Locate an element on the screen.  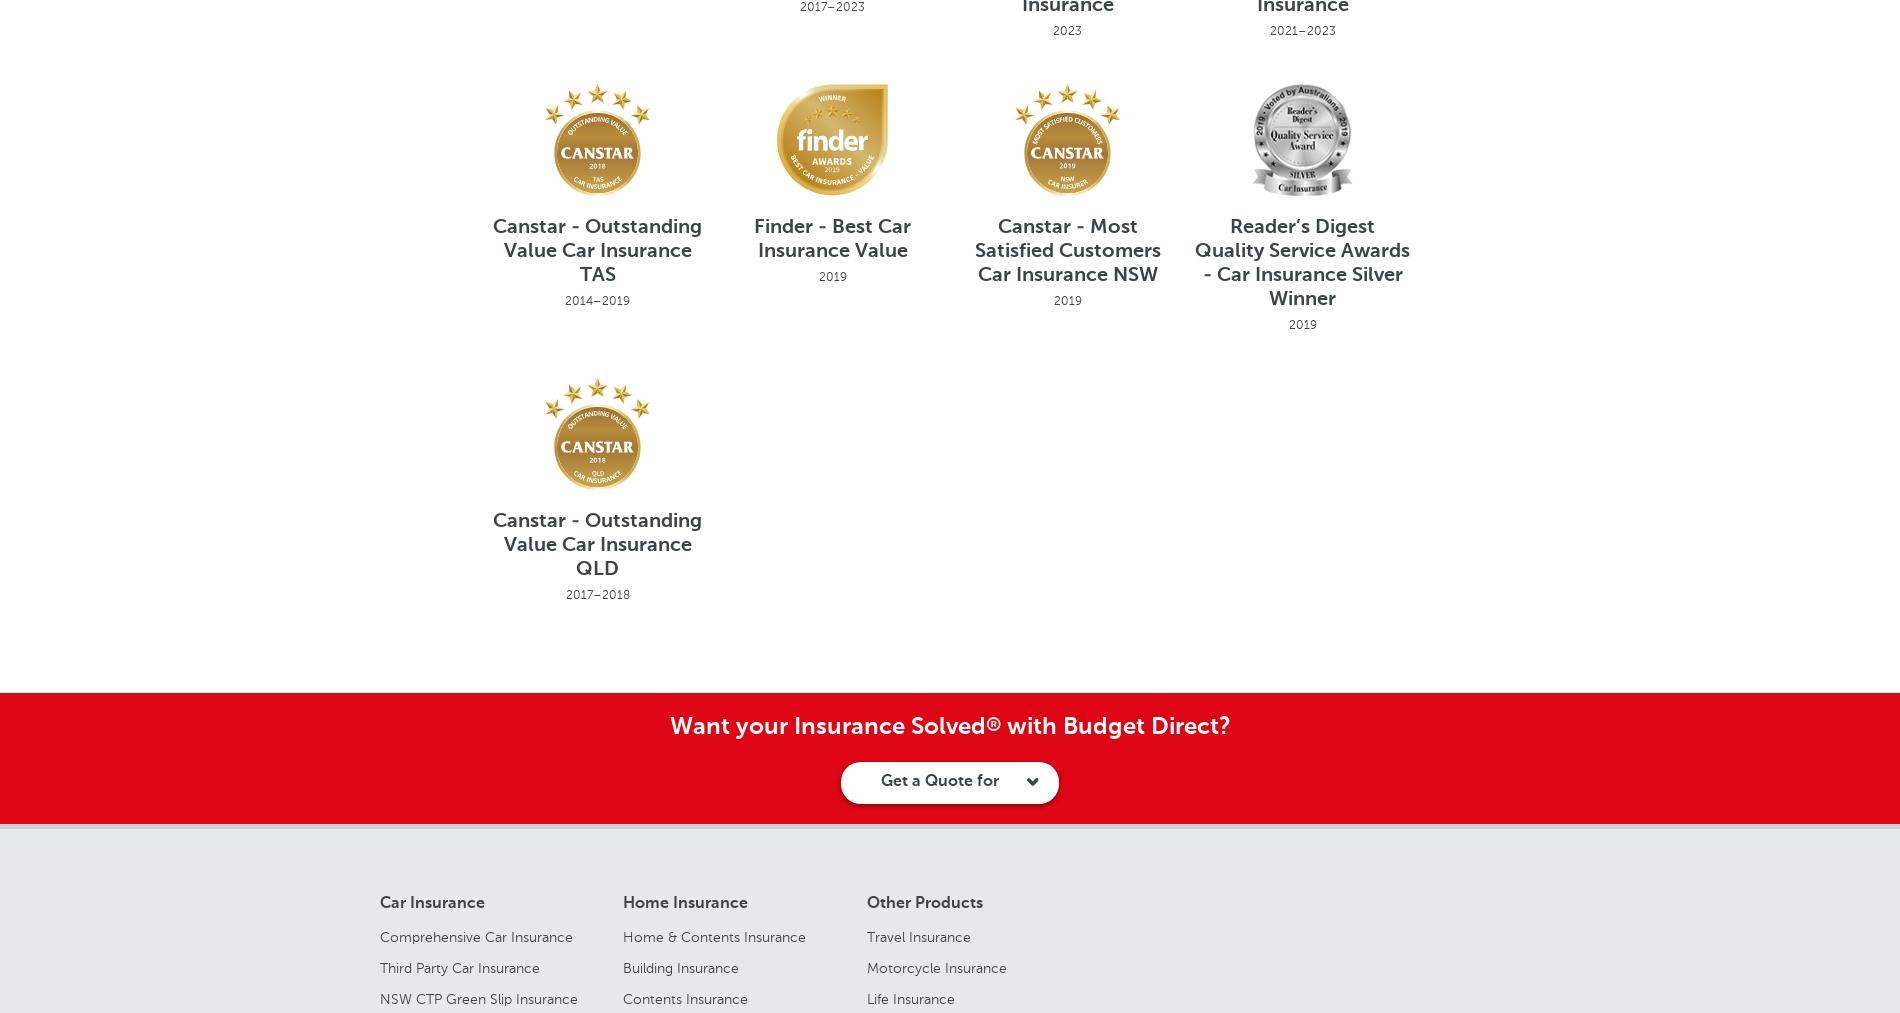
'Canstar - Most Satisfied Customers Car Insurance NSW' is located at coordinates (1067, 251).